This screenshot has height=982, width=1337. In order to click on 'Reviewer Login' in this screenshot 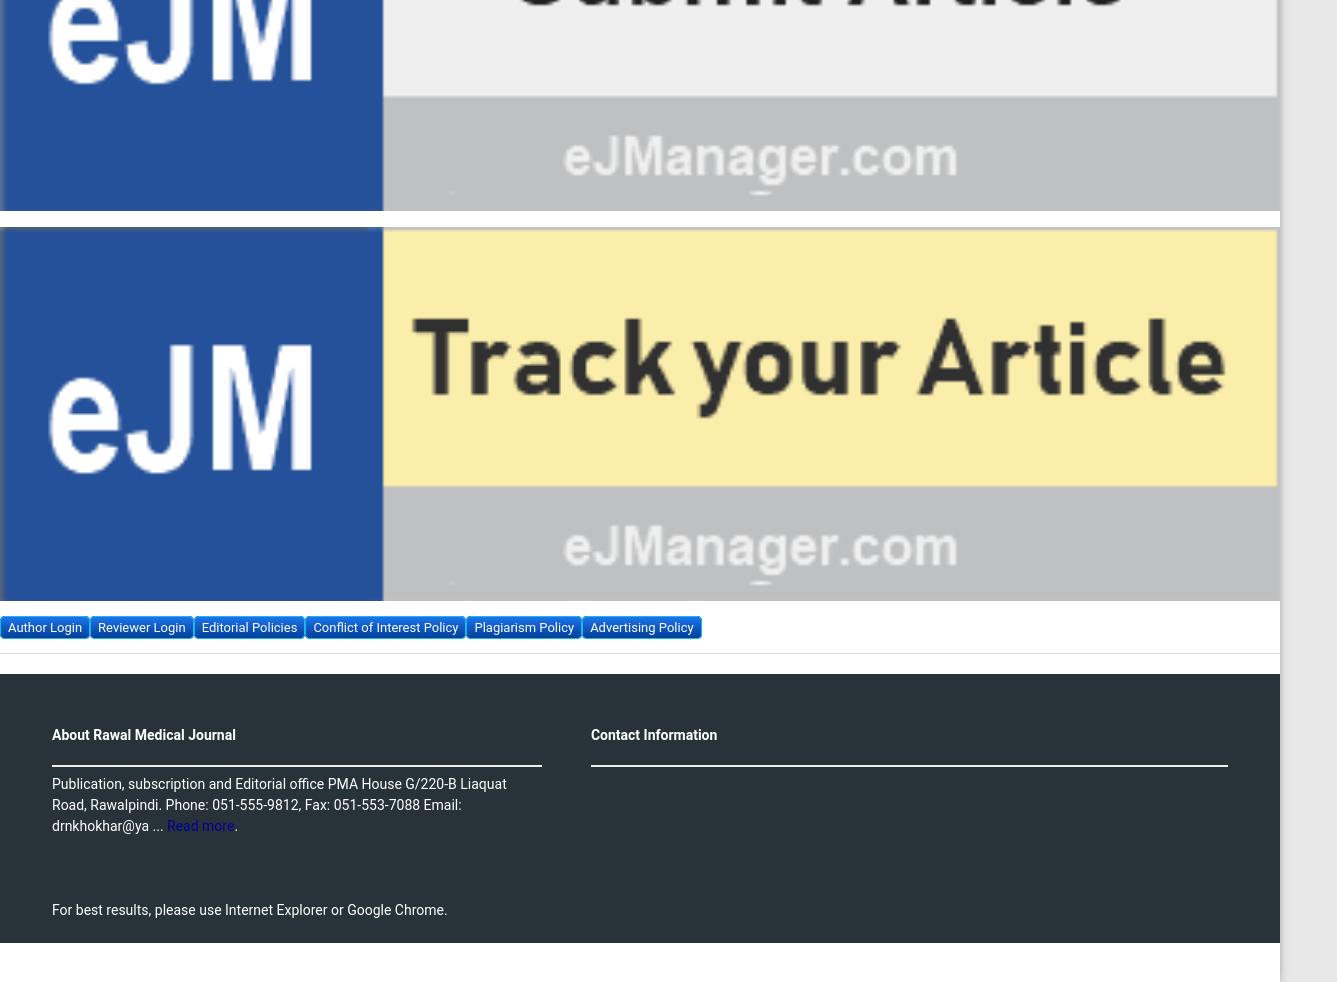, I will do `click(140, 625)`.